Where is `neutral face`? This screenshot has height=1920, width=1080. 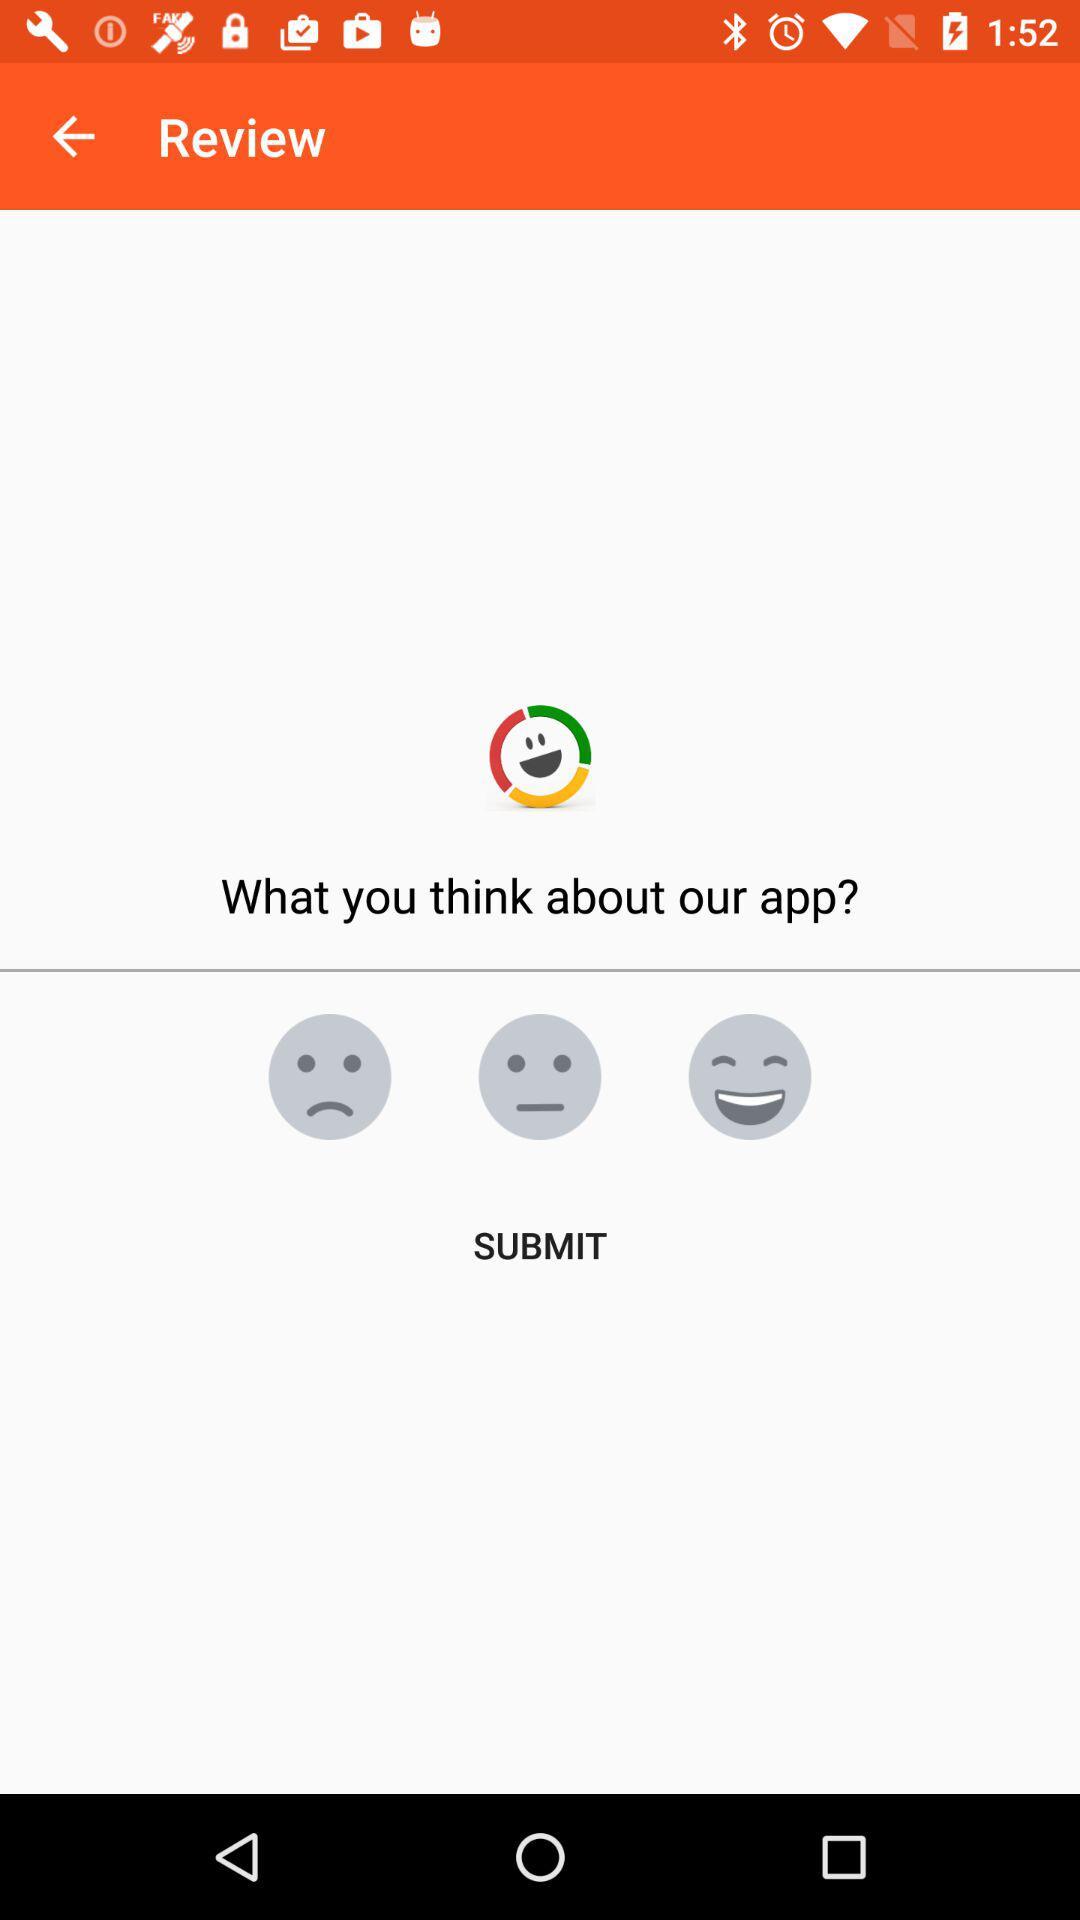
neutral face is located at coordinates (540, 1075).